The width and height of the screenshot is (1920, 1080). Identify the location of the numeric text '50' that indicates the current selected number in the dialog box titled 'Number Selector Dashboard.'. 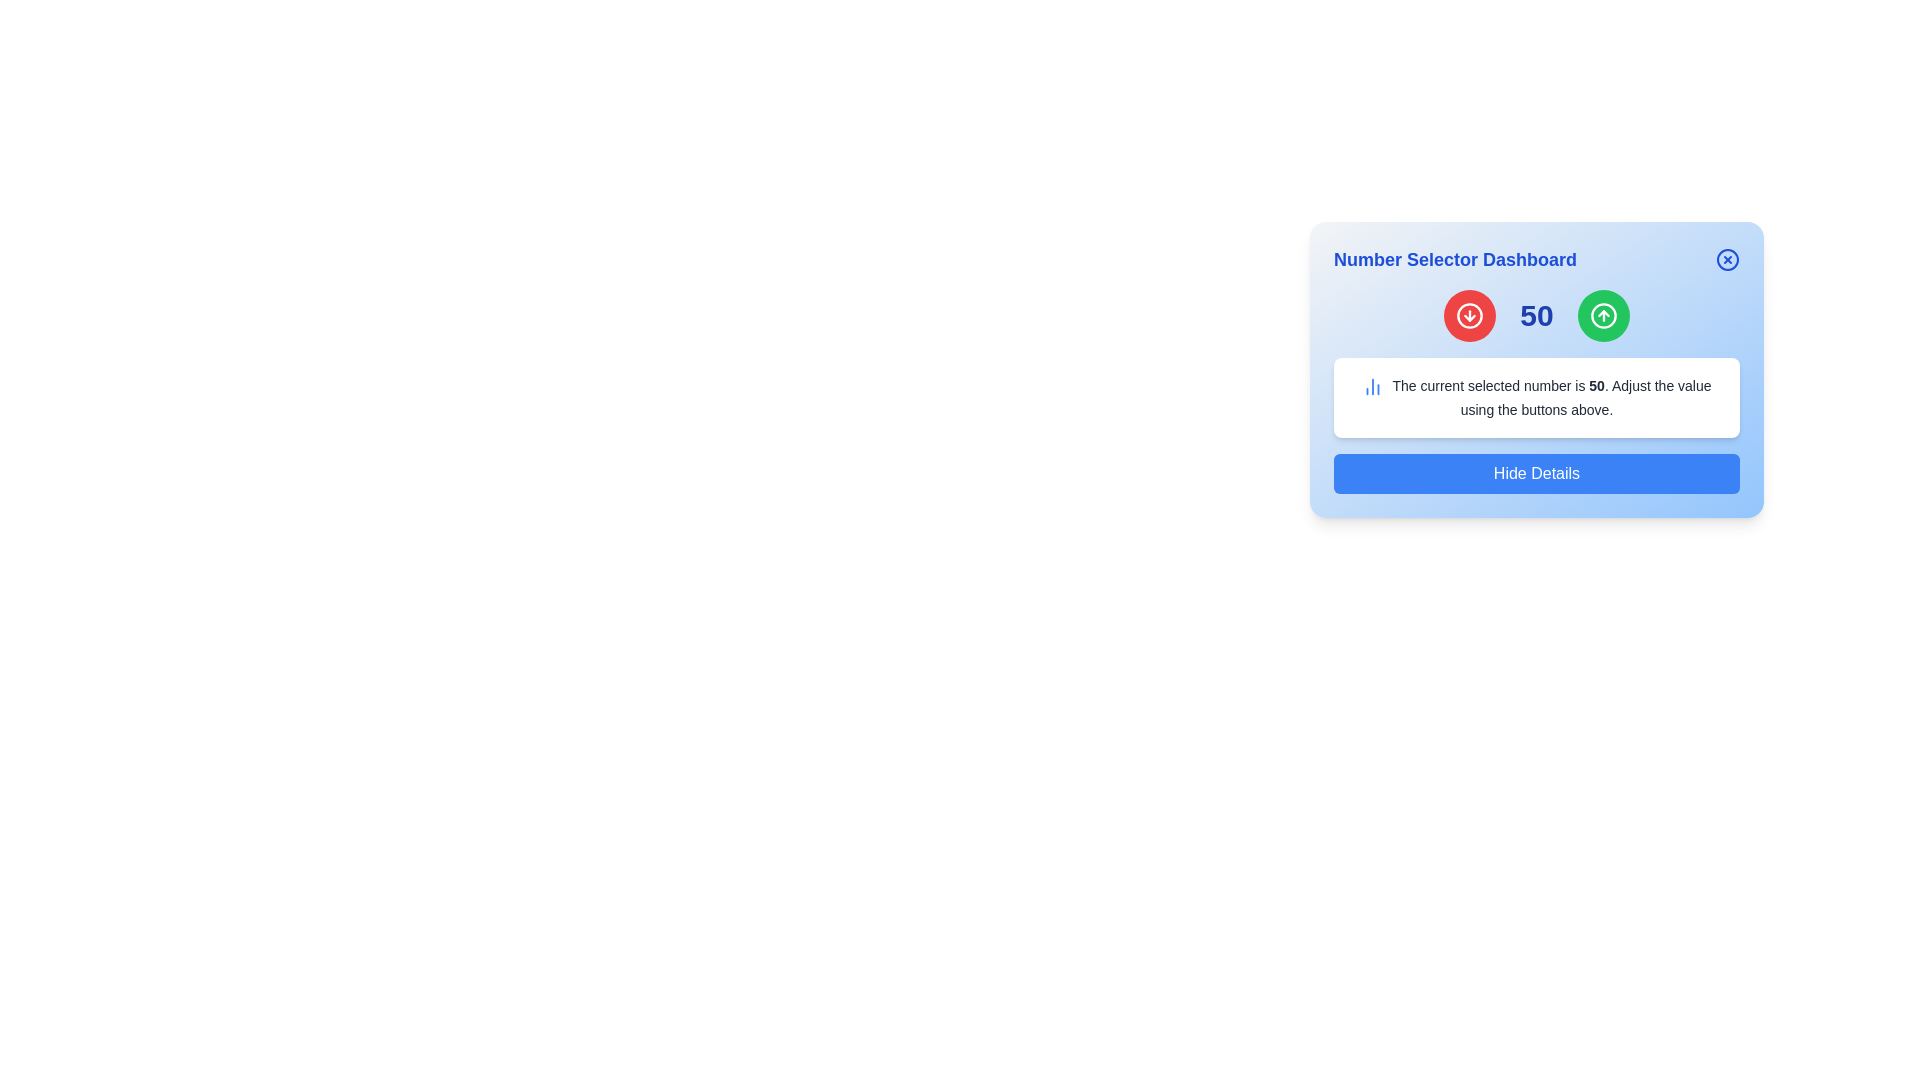
(1596, 385).